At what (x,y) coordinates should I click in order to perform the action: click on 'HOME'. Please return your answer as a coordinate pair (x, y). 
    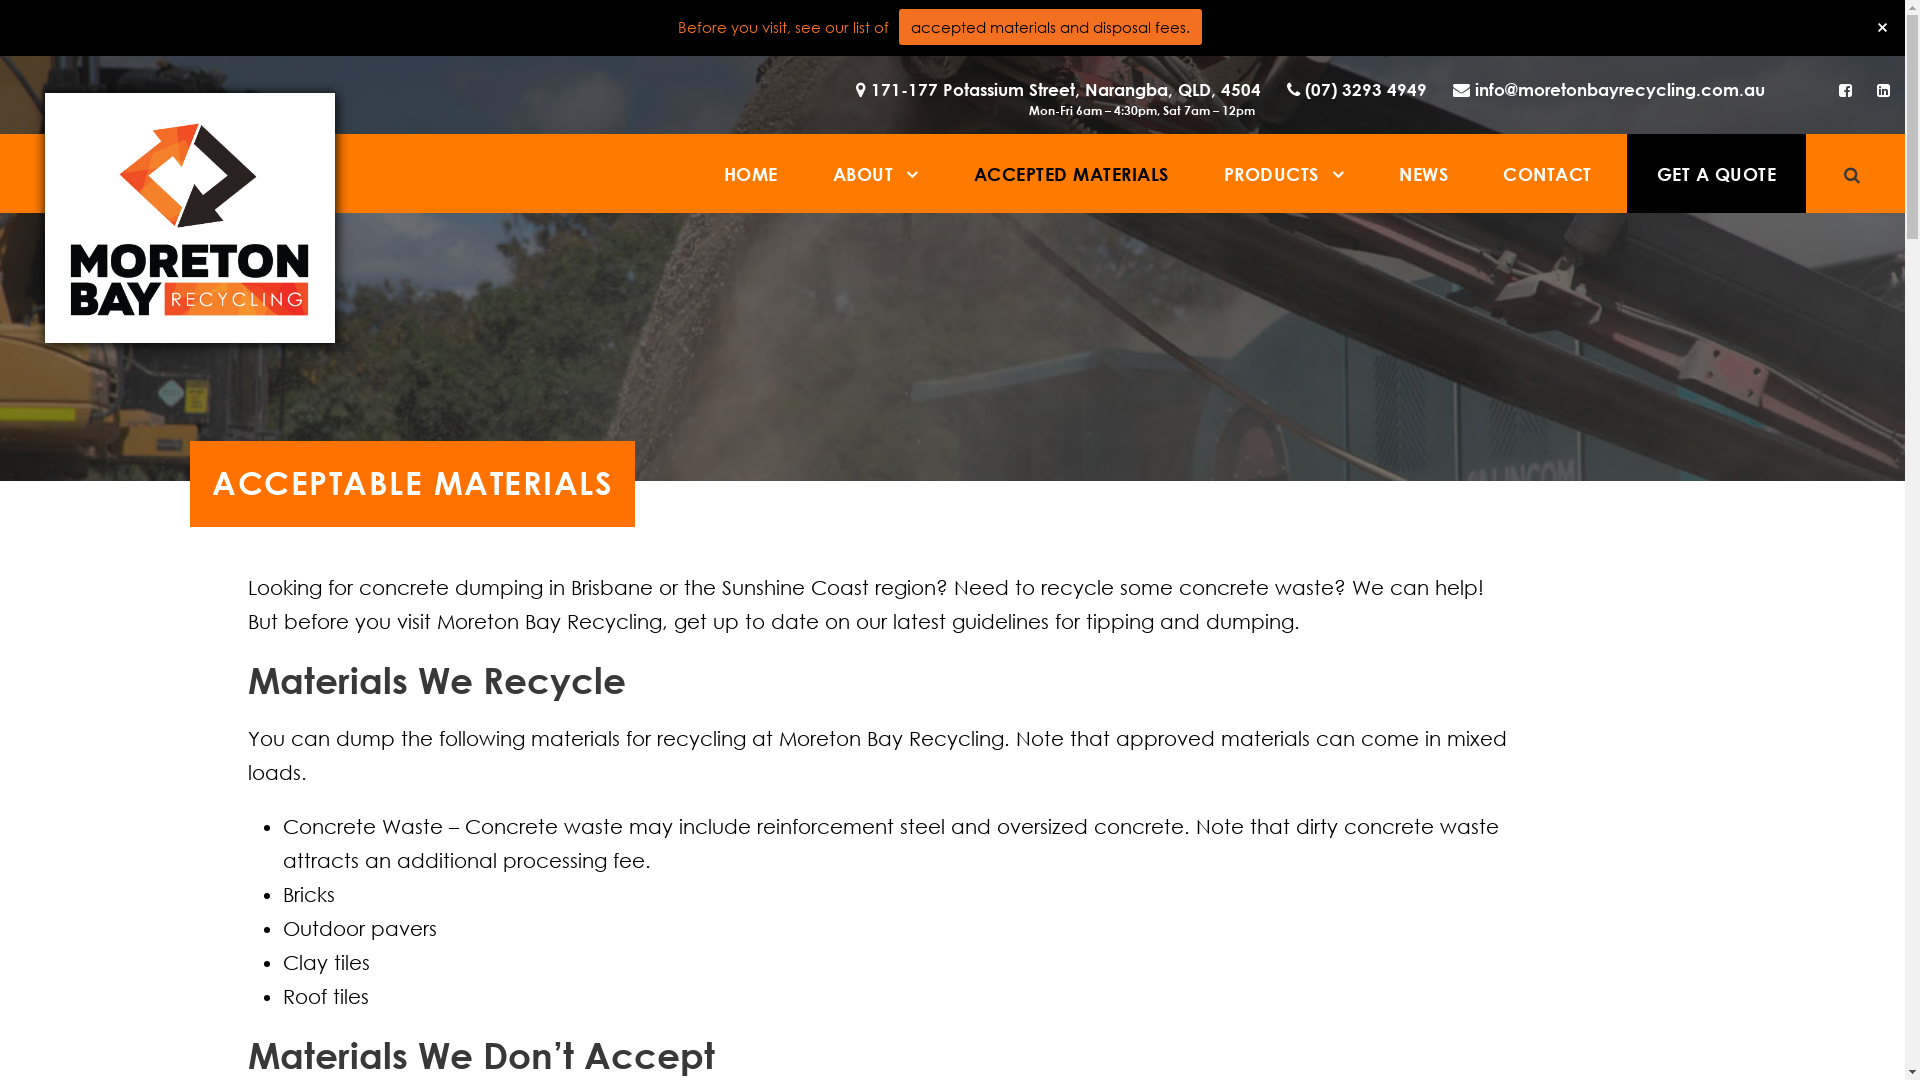
    Looking at the image, I should click on (749, 172).